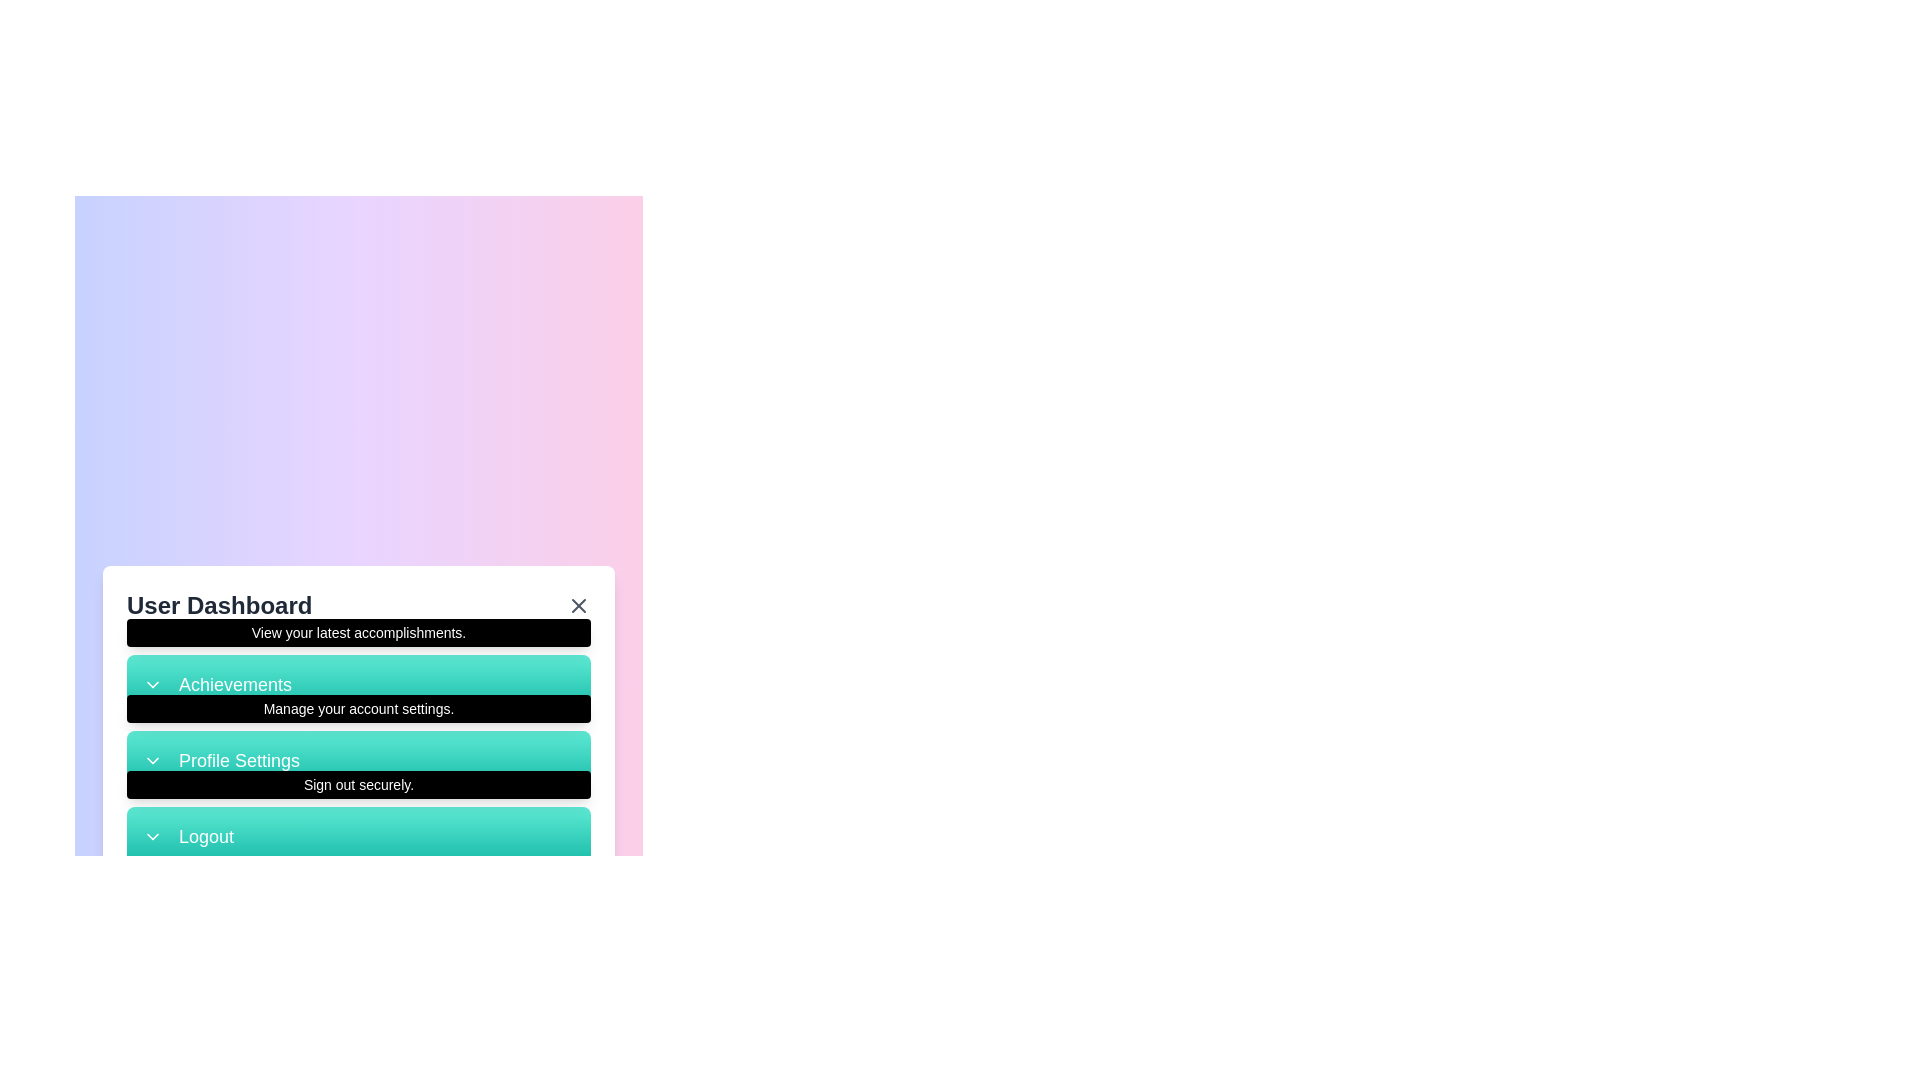 This screenshot has width=1920, height=1080. What do you see at coordinates (206, 836) in the screenshot?
I see `the logout text label at the bottom of the vertical list menu, which indicates the logout functionality` at bounding box center [206, 836].